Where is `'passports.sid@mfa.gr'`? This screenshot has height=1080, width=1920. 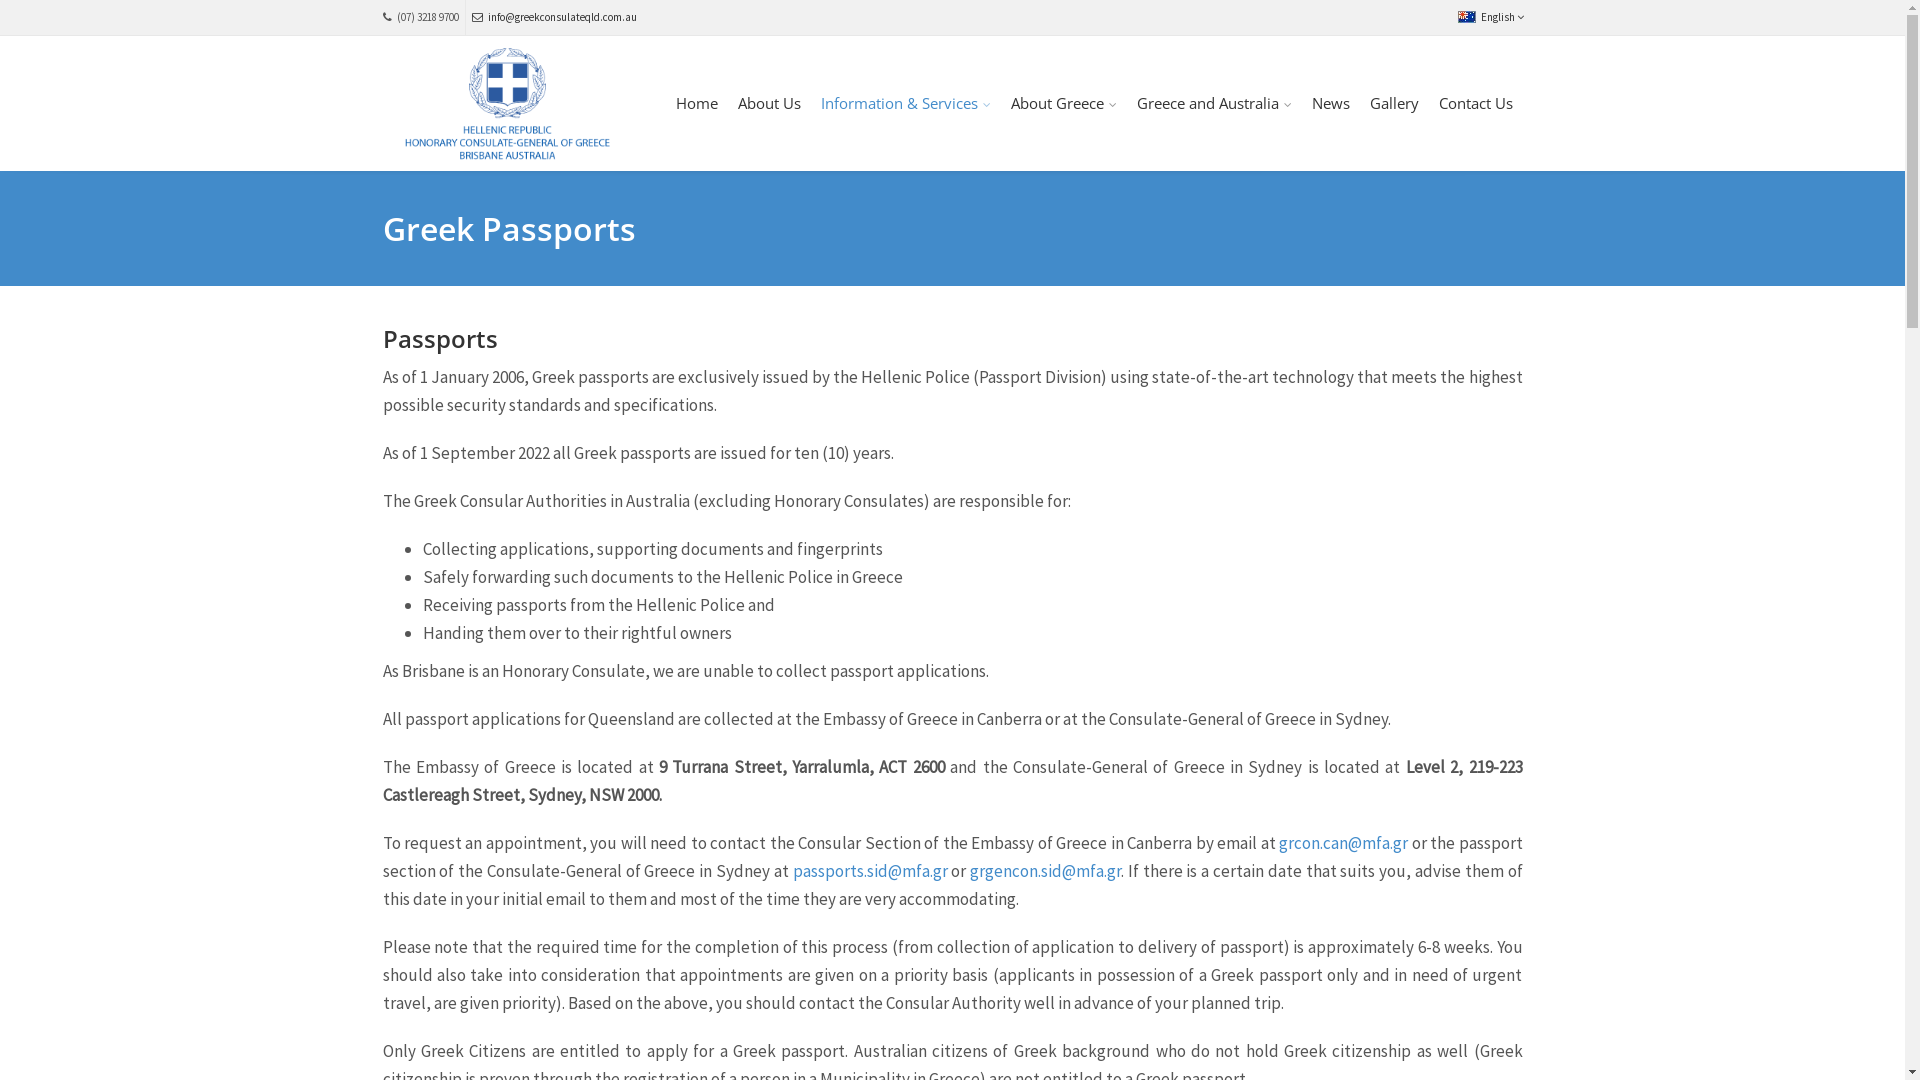
'passports.sid@mfa.gr' is located at coordinates (791, 870).